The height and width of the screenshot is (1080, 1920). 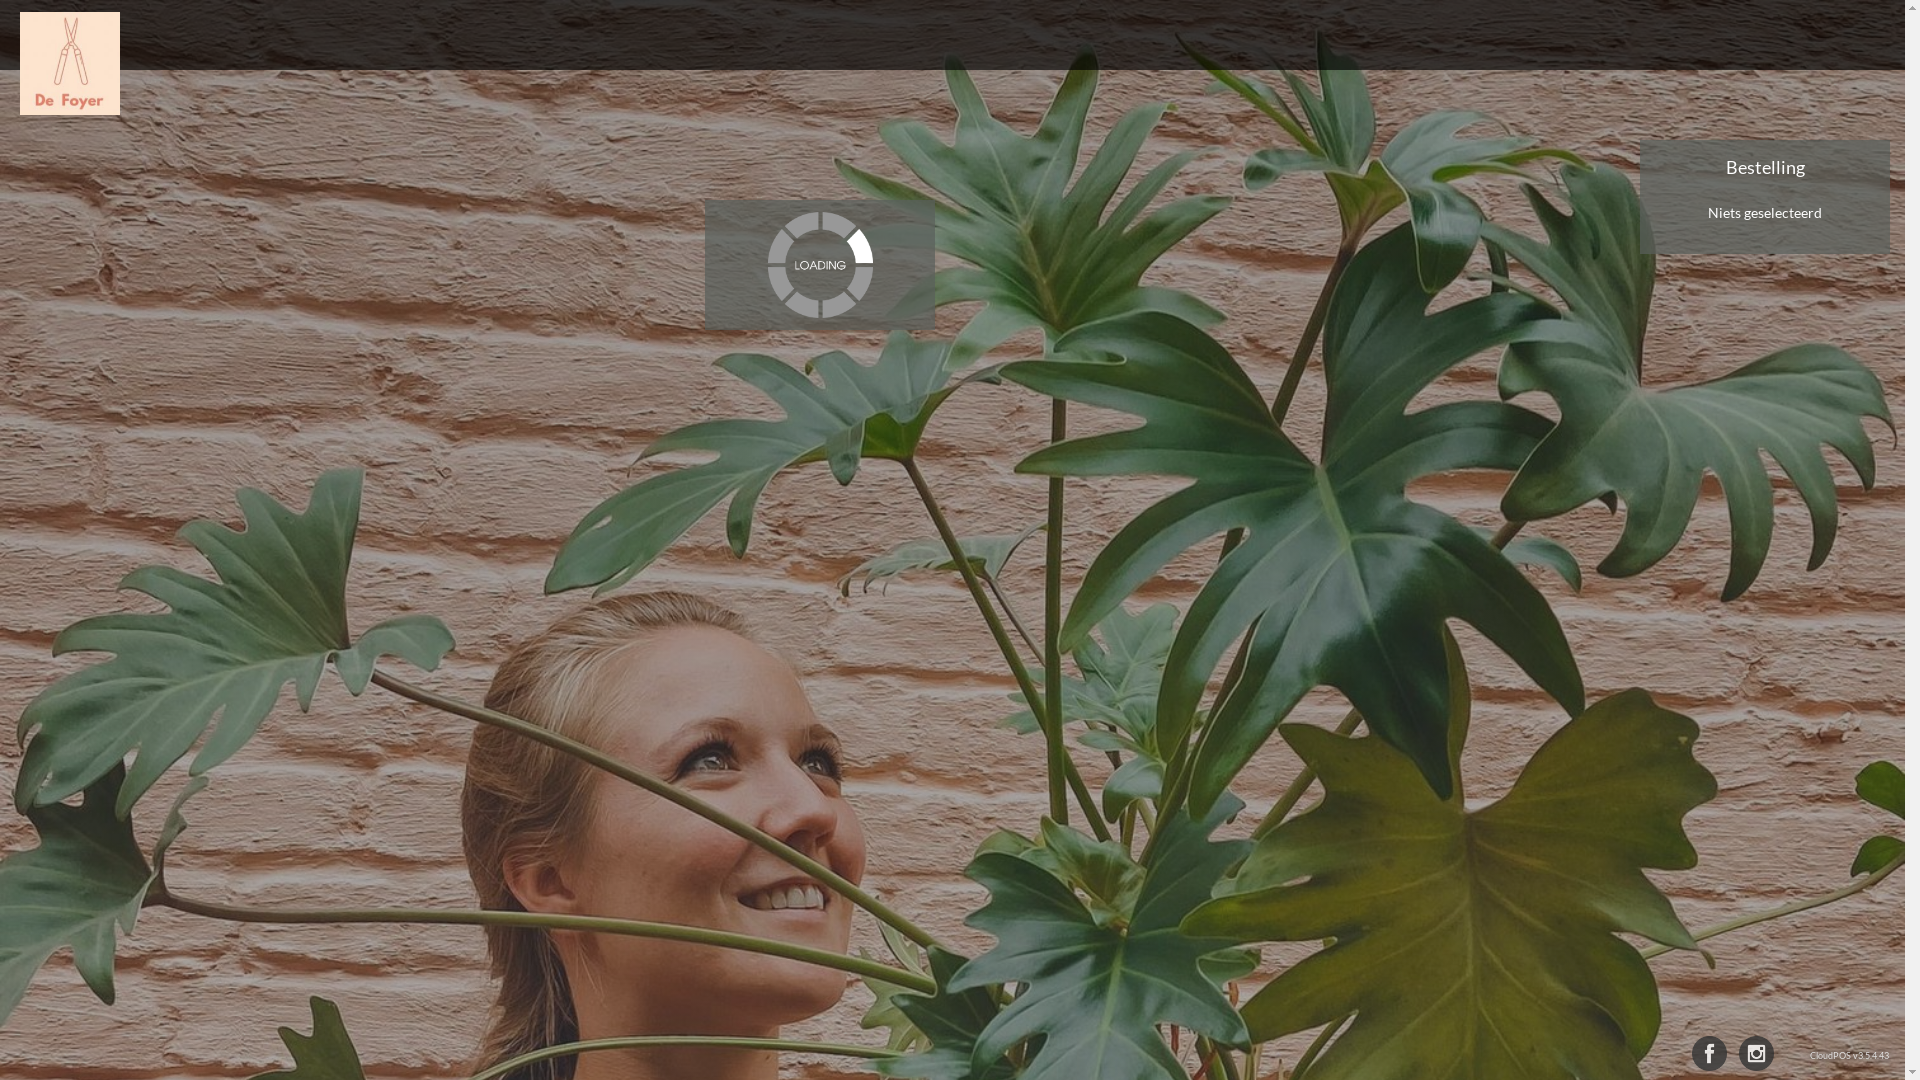 What do you see at coordinates (1848, 1051) in the screenshot?
I see `'CloudPOS v3.5.4.43'` at bounding box center [1848, 1051].